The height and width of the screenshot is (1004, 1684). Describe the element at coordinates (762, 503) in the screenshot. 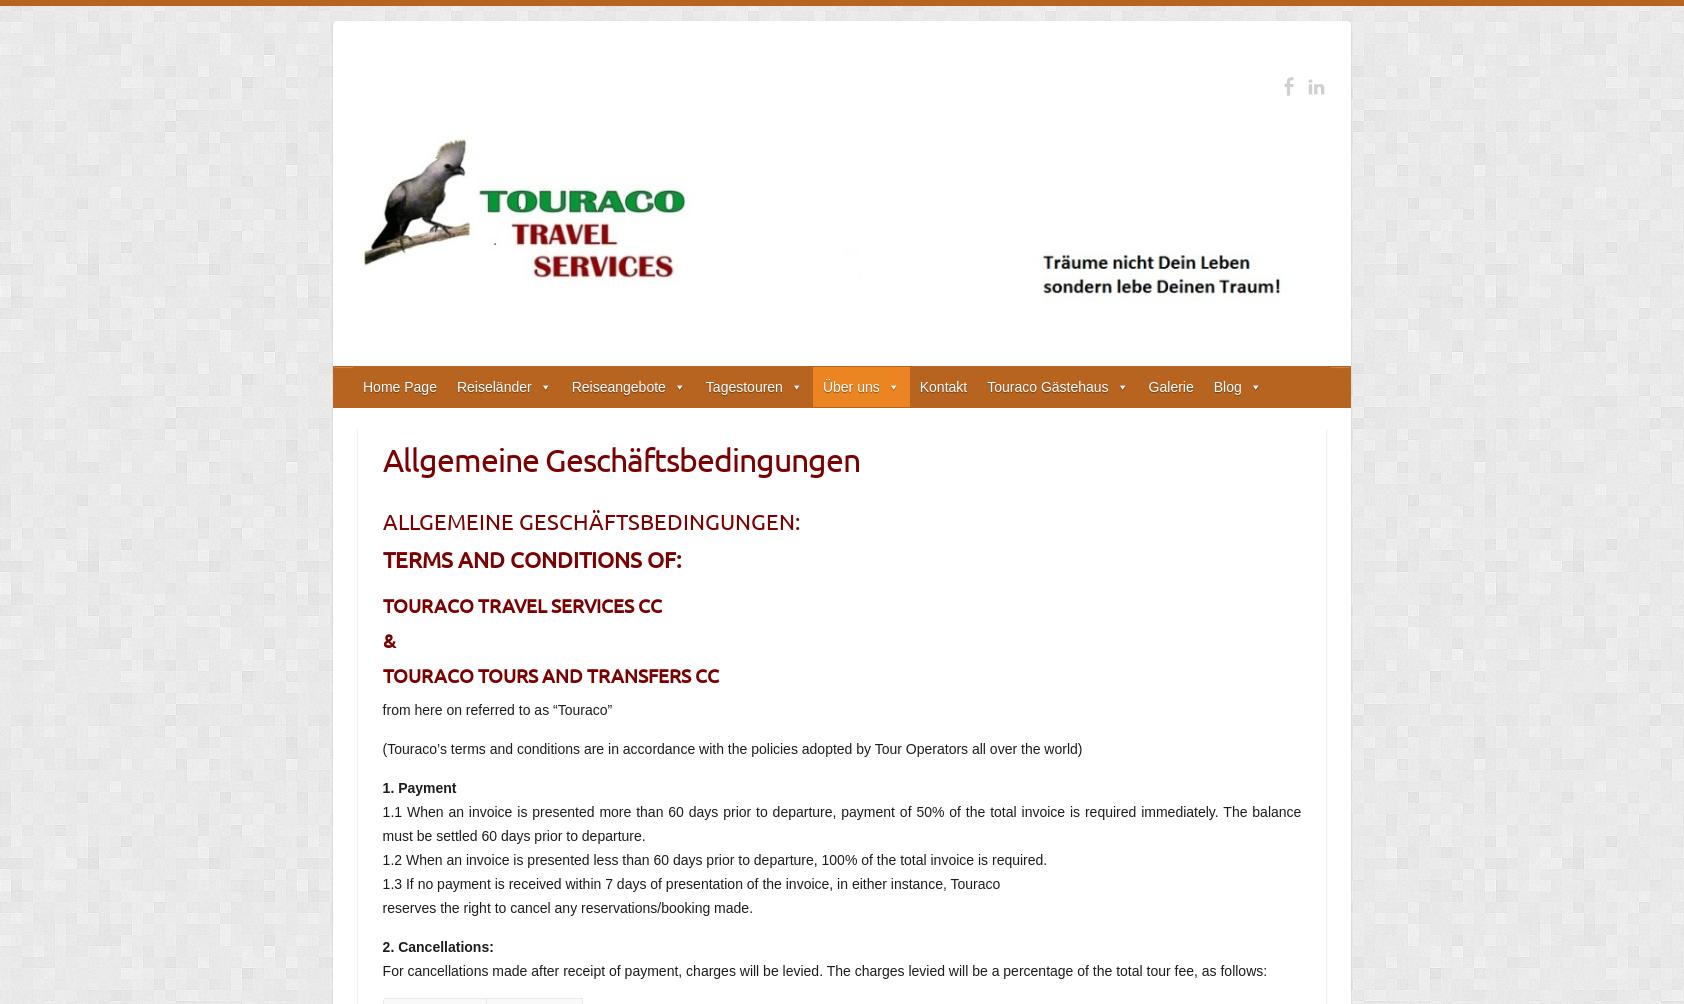

I see `'Pilanesberg Safari'` at that location.